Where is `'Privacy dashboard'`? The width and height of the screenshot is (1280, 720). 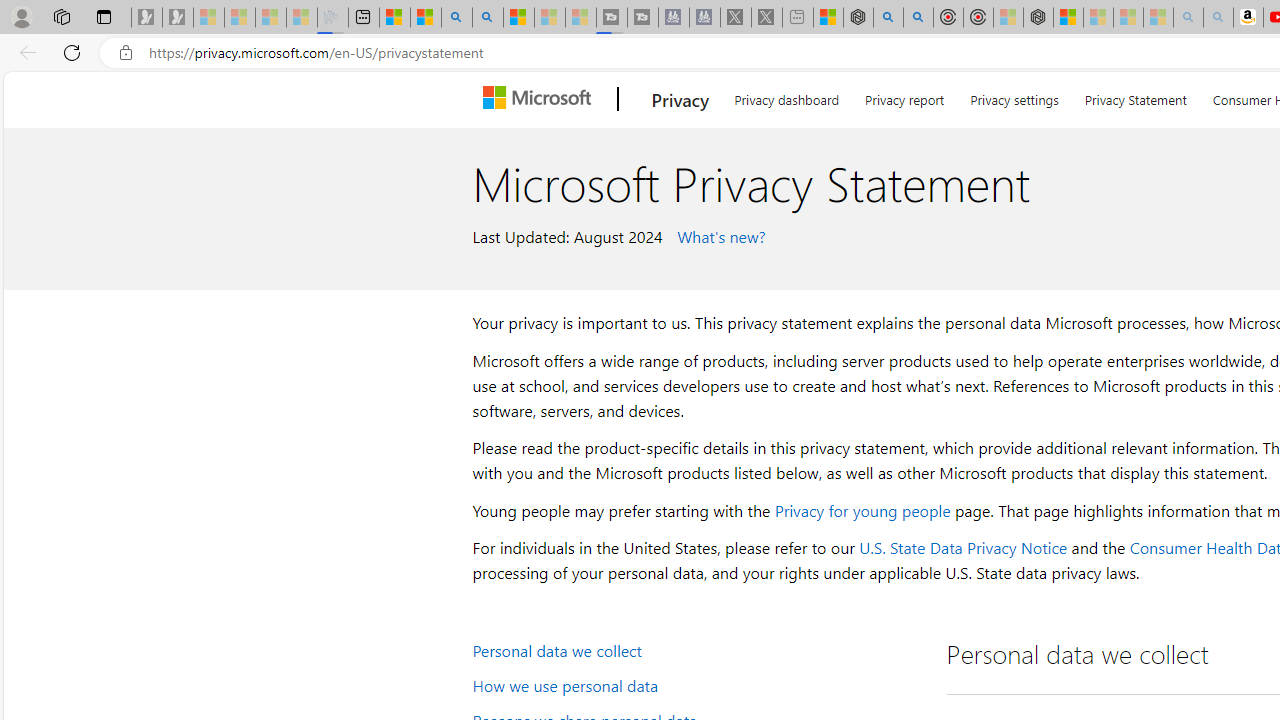
'Privacy dashboard' is located at coordinates (785, 96).